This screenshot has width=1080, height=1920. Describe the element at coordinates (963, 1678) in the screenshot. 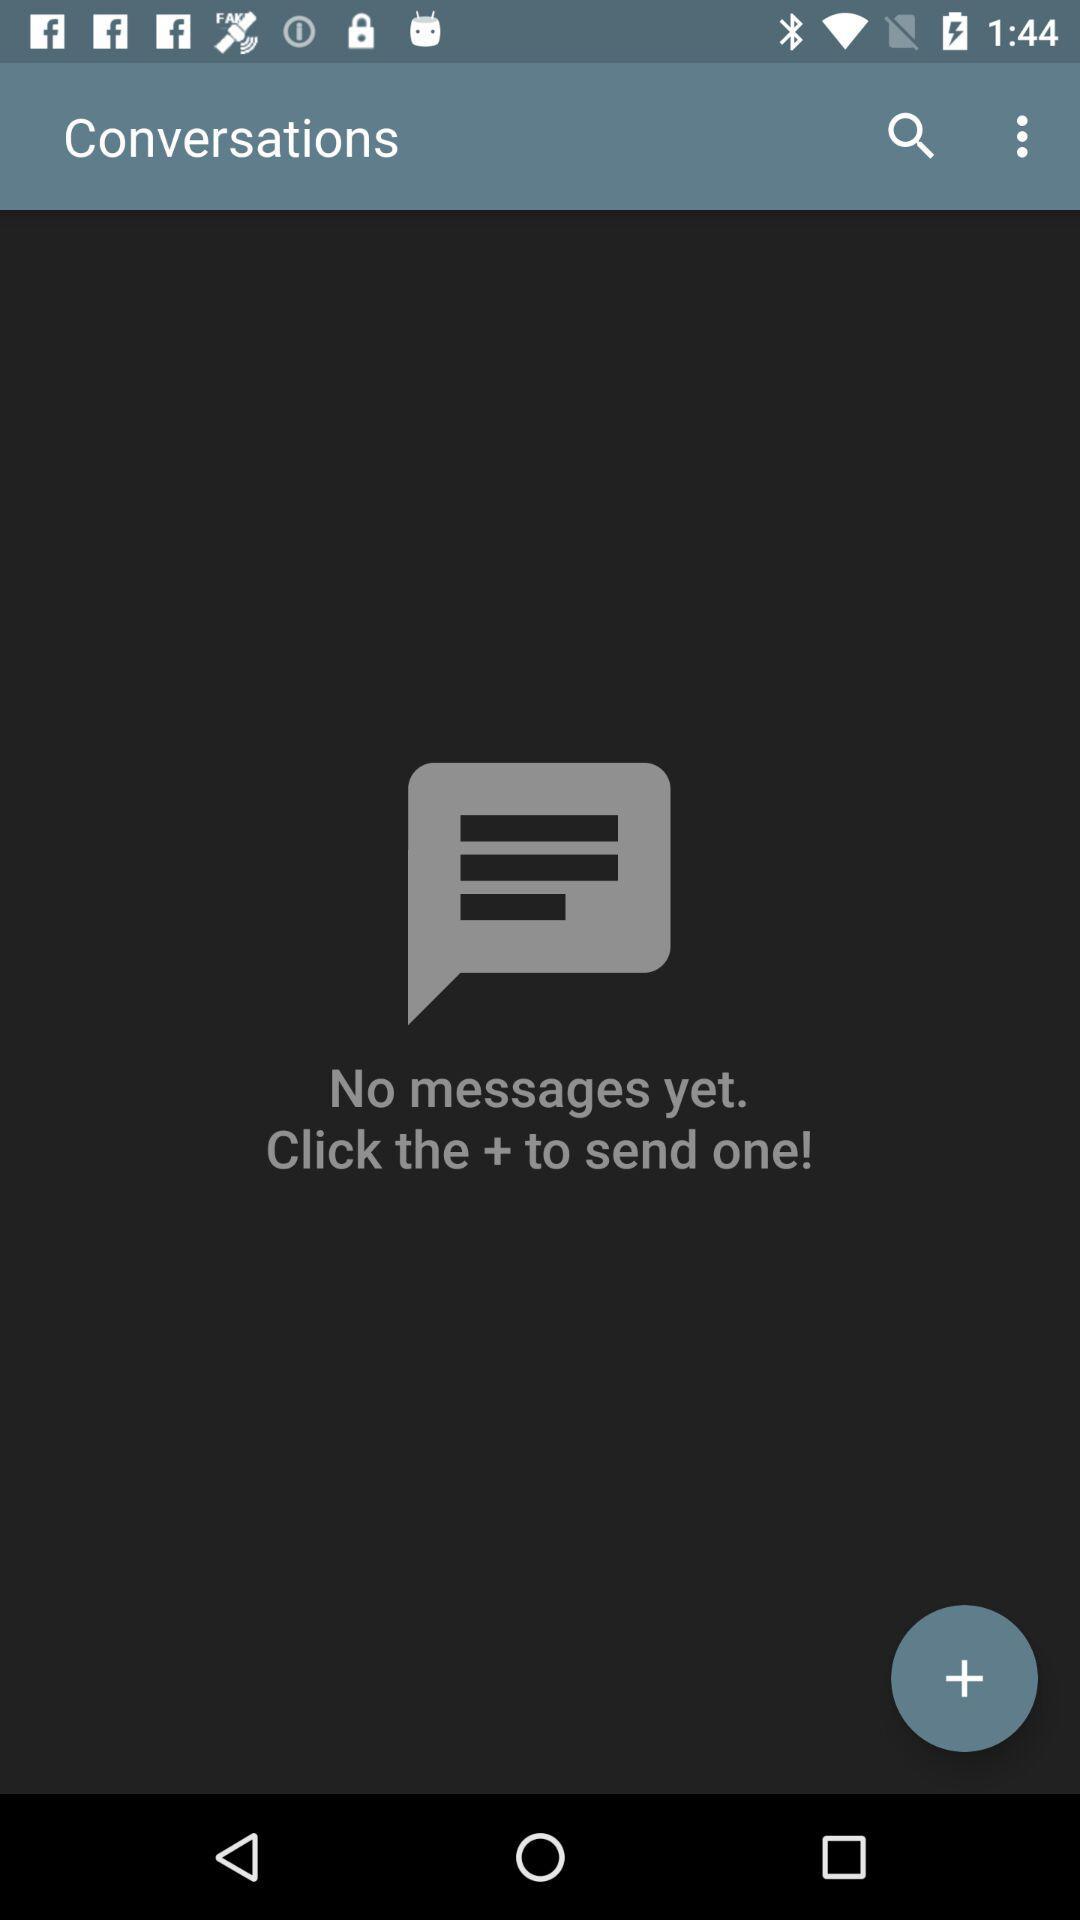

I see `add contacts` at that location.